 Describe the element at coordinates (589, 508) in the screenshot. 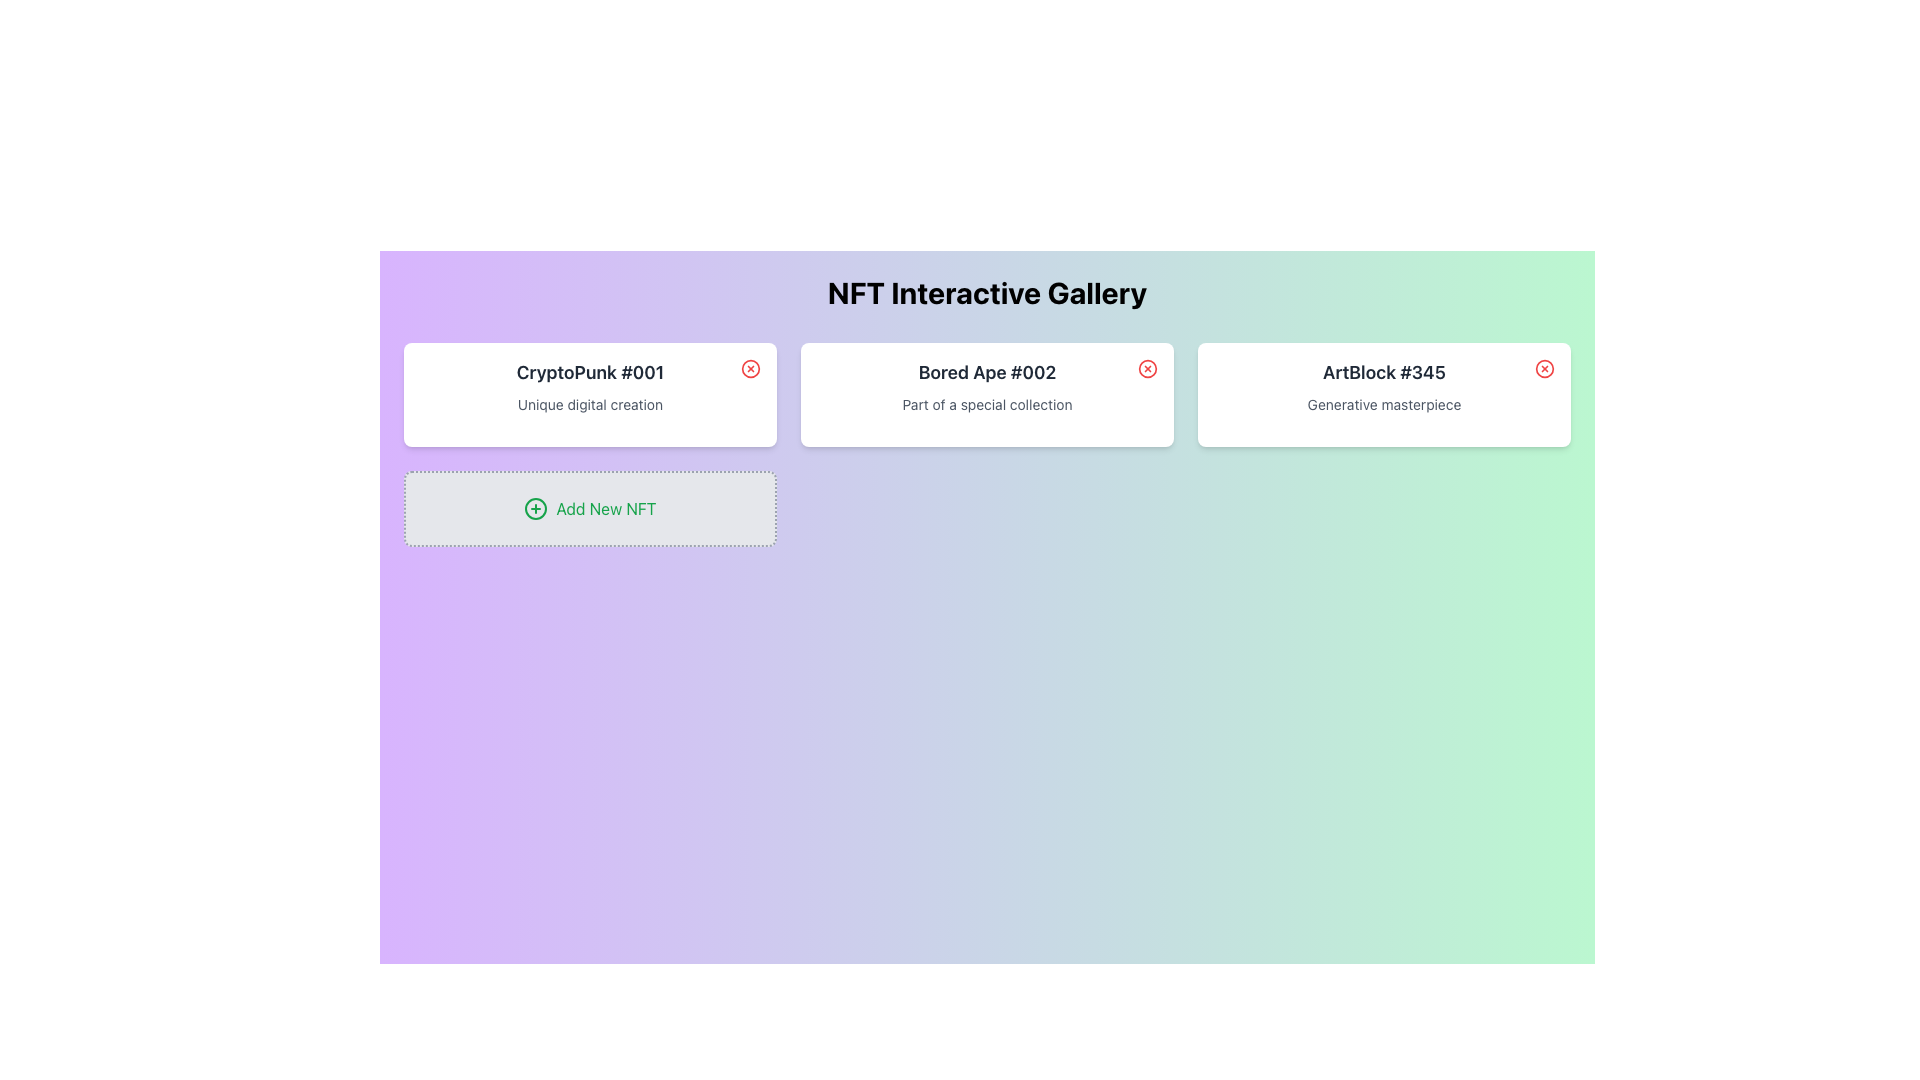

I see `the 'Add New NFT' button, which features a green circular icon with a plus symbol and is centrally positioned beneath NFT tiles` at that location.